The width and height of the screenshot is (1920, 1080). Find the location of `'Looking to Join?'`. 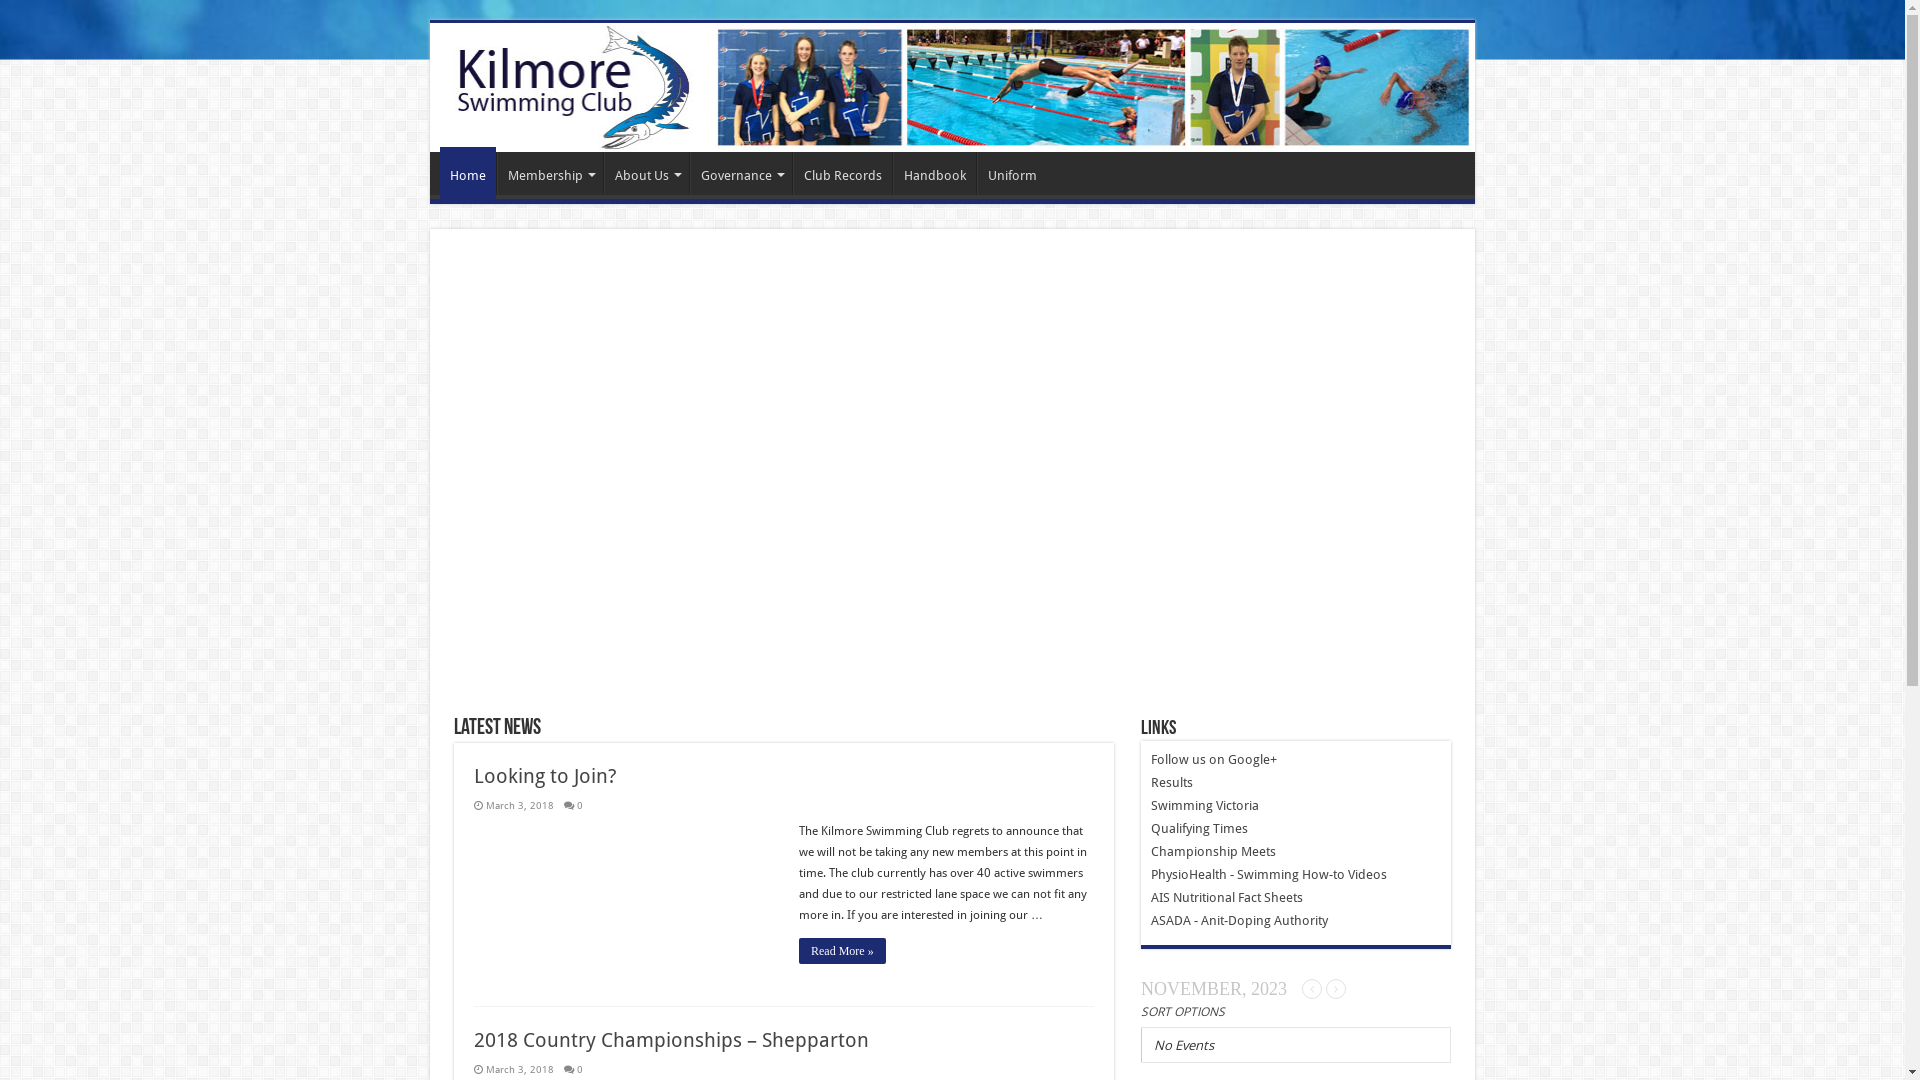

'Looking to Join?' is located at coordinates (545, 774).